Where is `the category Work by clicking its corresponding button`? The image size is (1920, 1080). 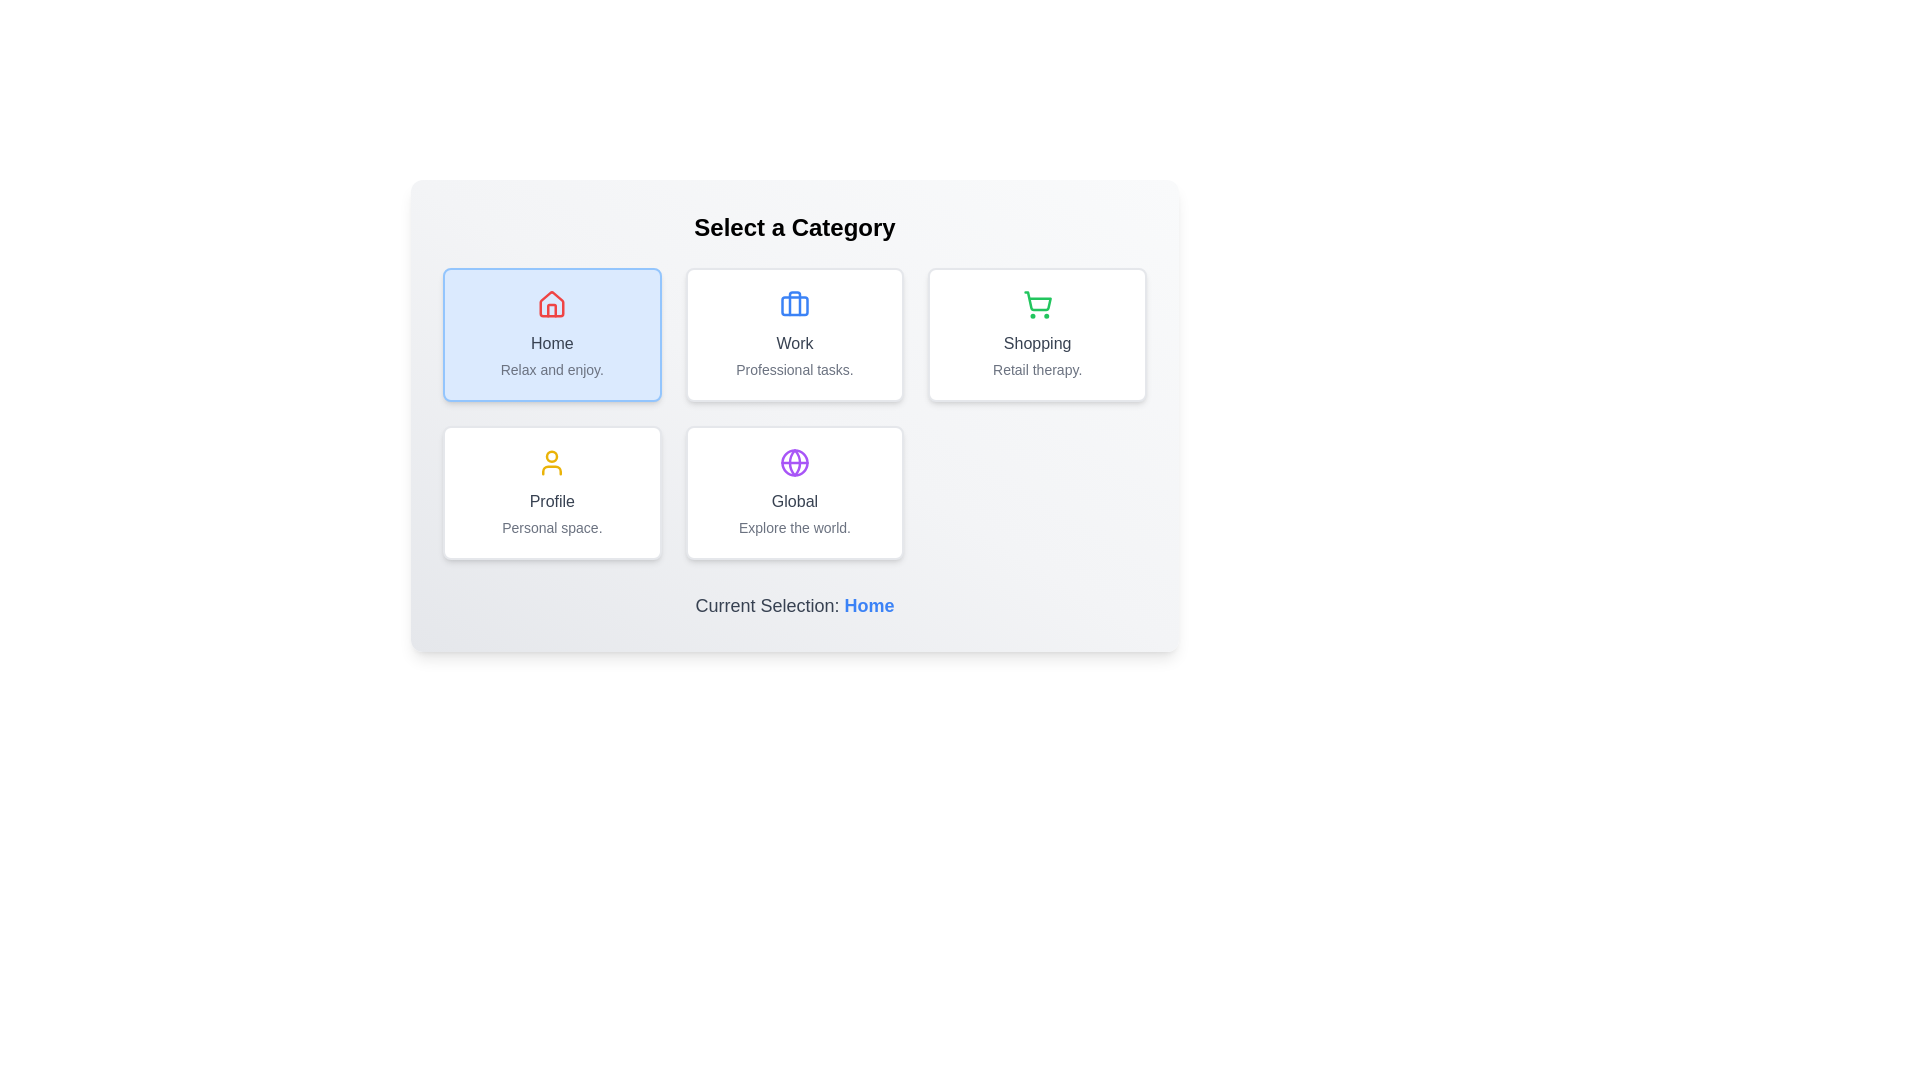
the category Work by clicking its corresponding button is located at coordinates (794, 334).